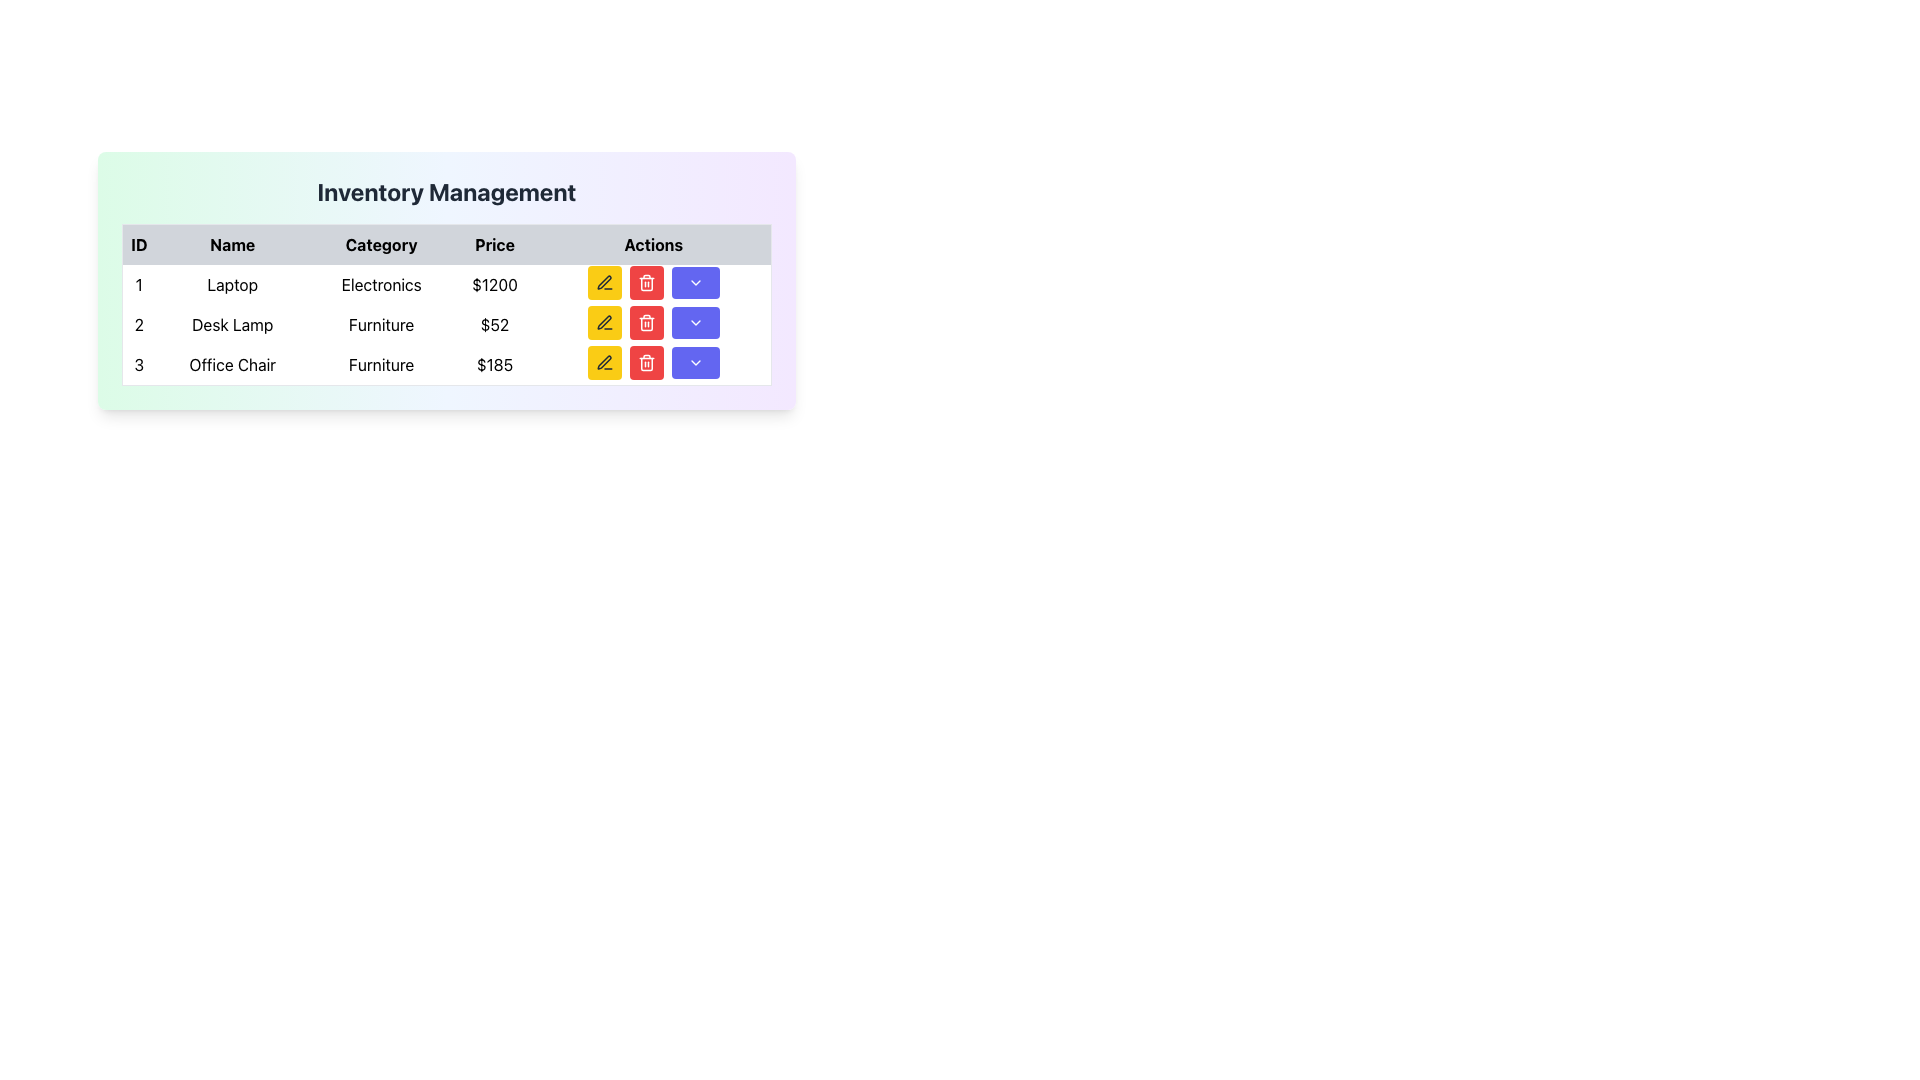  I want to click on text 'ID' from the first Table Header Cell in the header row of the table, which is styled in bold and has a light grey background, so click(138, 243).